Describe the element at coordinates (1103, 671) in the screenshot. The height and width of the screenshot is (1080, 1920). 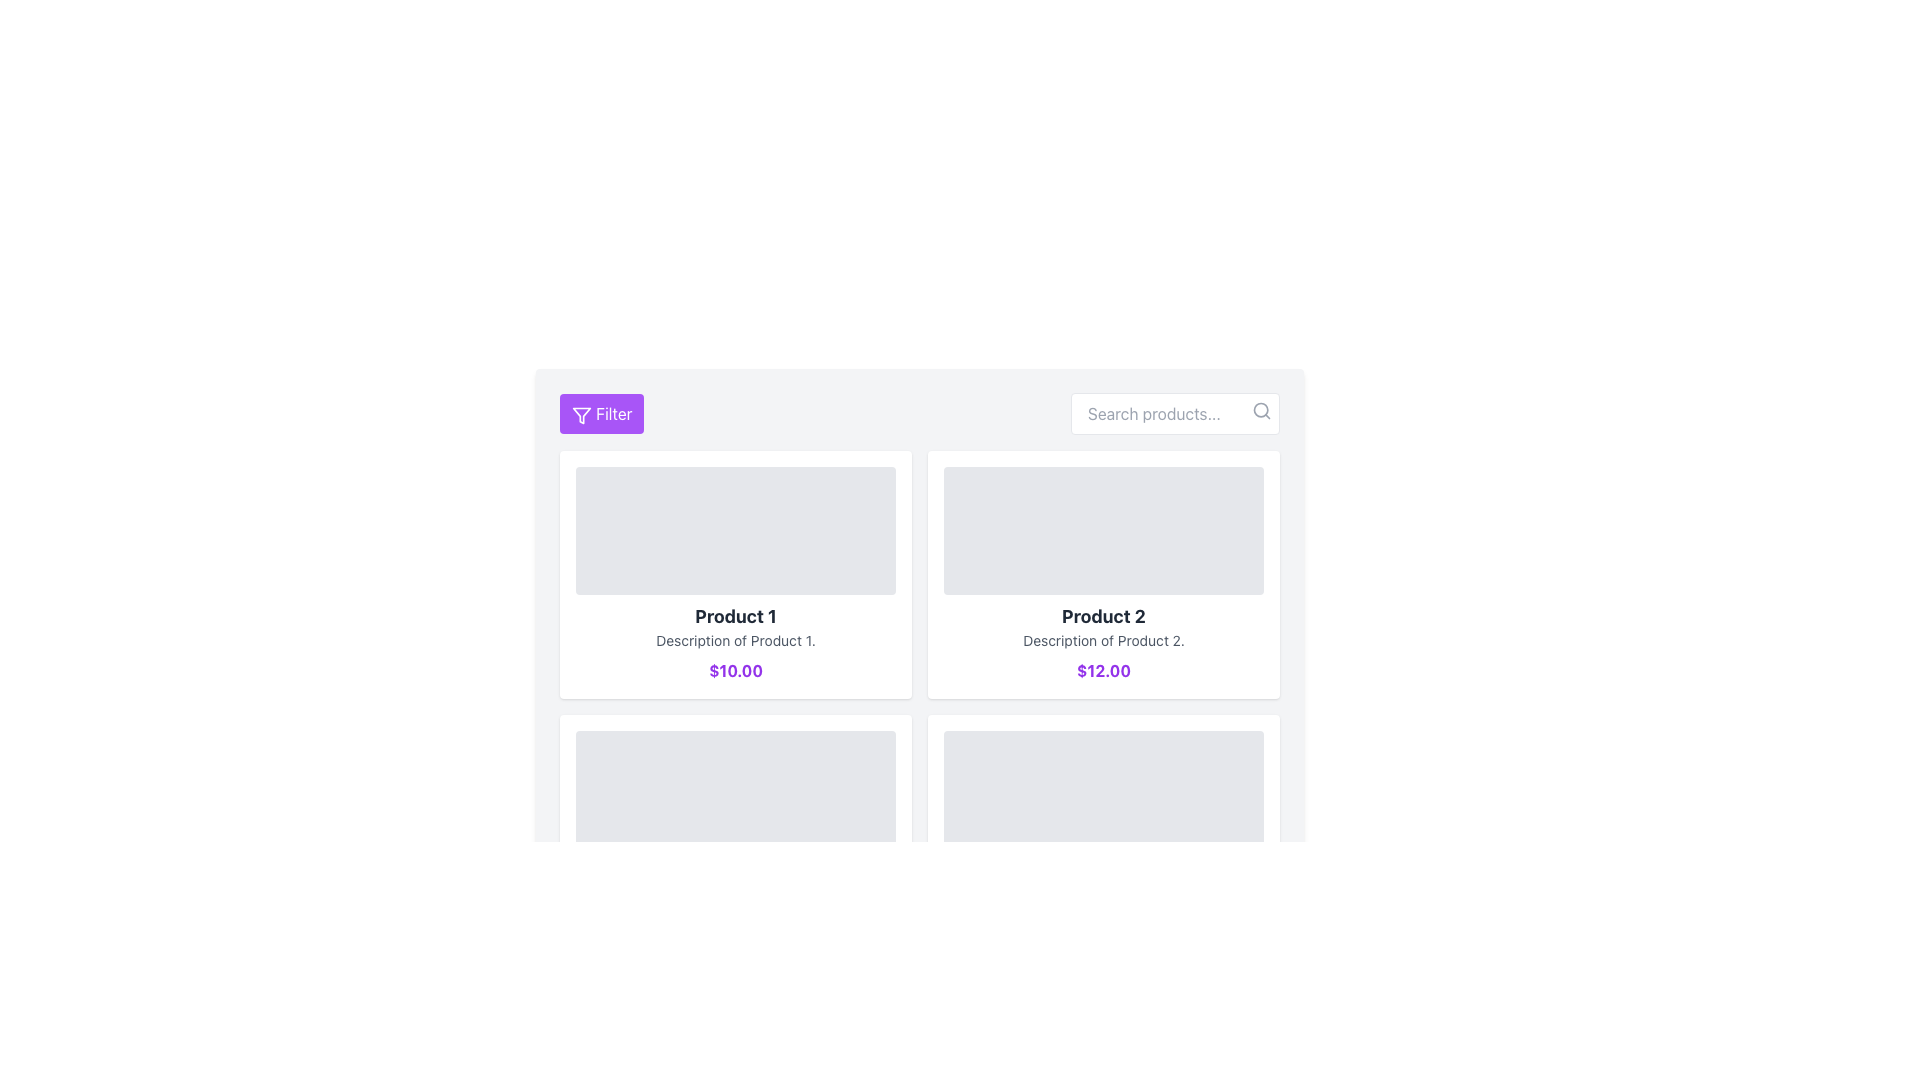
I see `price display Text Label for 'Product 2', located at the bottom of the product details card` at that location.